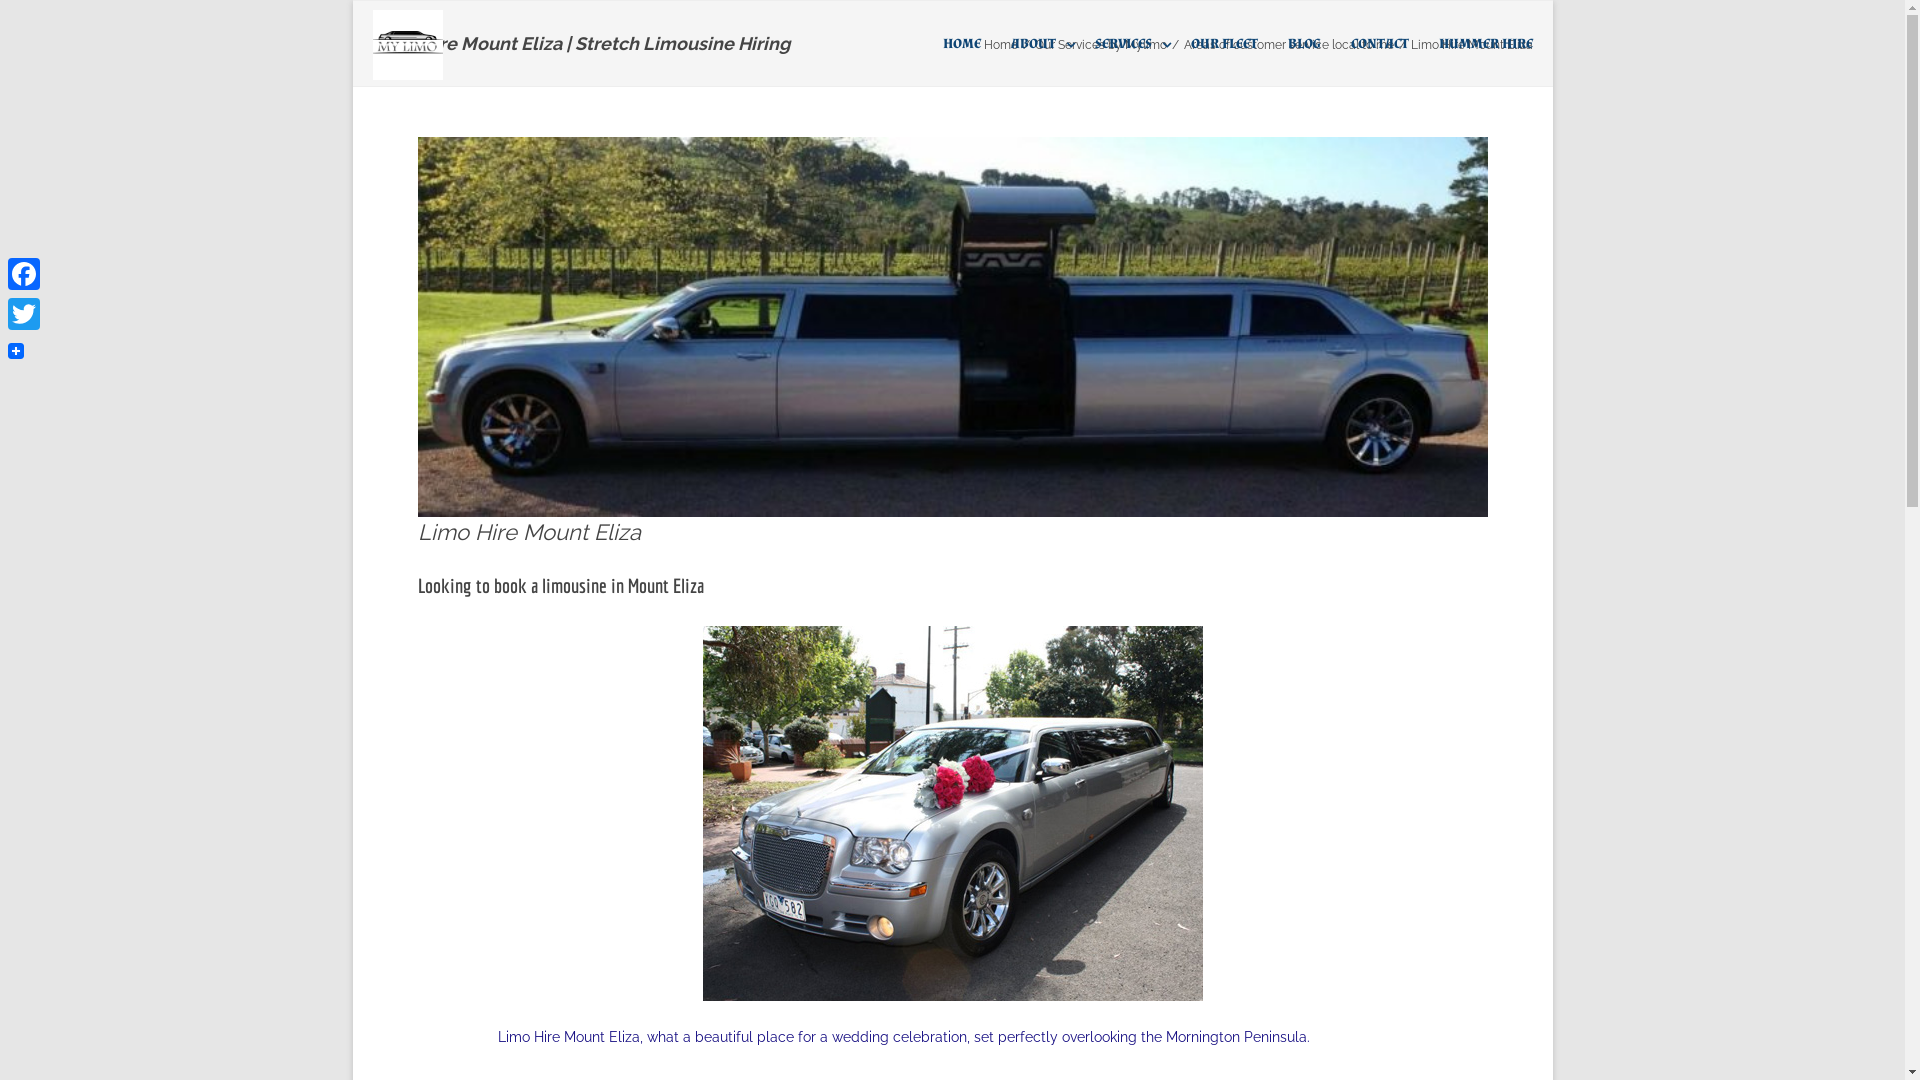 The image size is (1920, 1080). I want to click on 'Areas of customer service local to me', so click(1289, 45).